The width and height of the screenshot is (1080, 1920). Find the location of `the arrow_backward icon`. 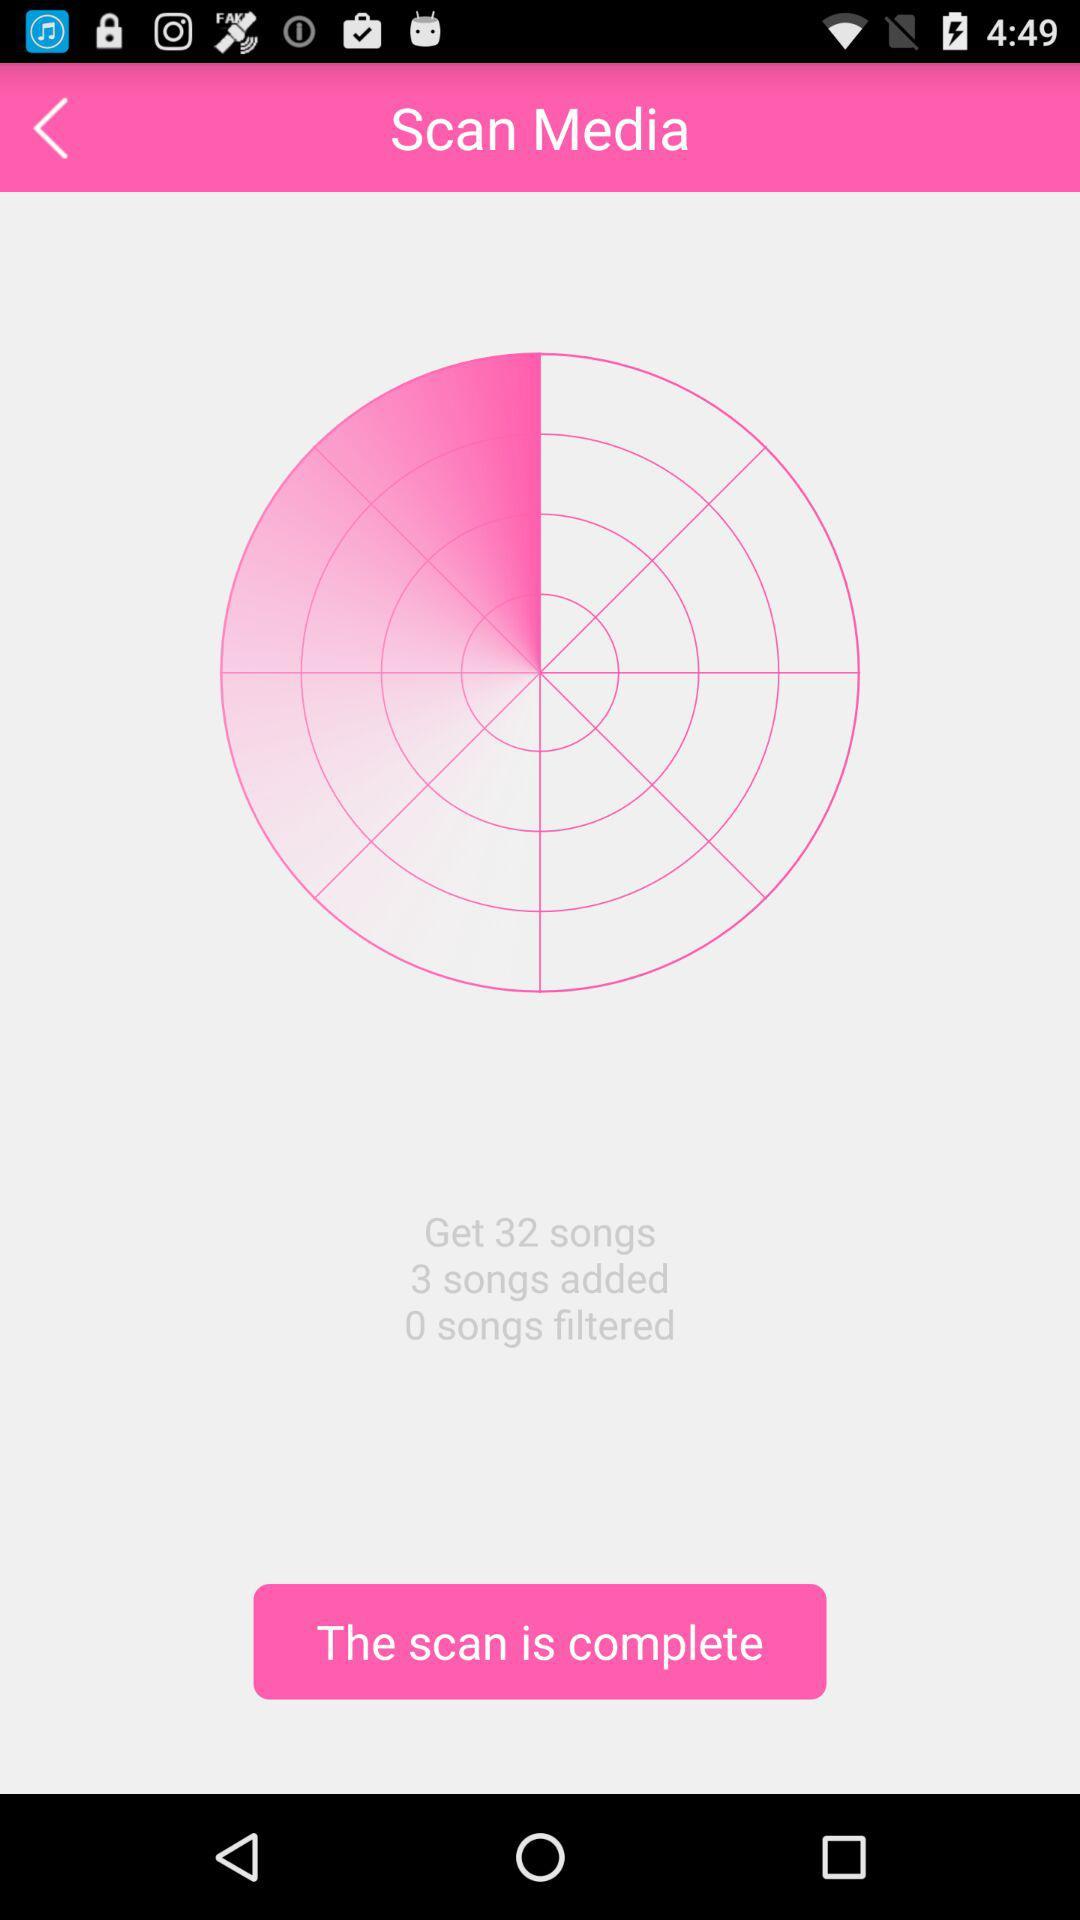

the arrow_backward icon is located at coordinates (49, 135).